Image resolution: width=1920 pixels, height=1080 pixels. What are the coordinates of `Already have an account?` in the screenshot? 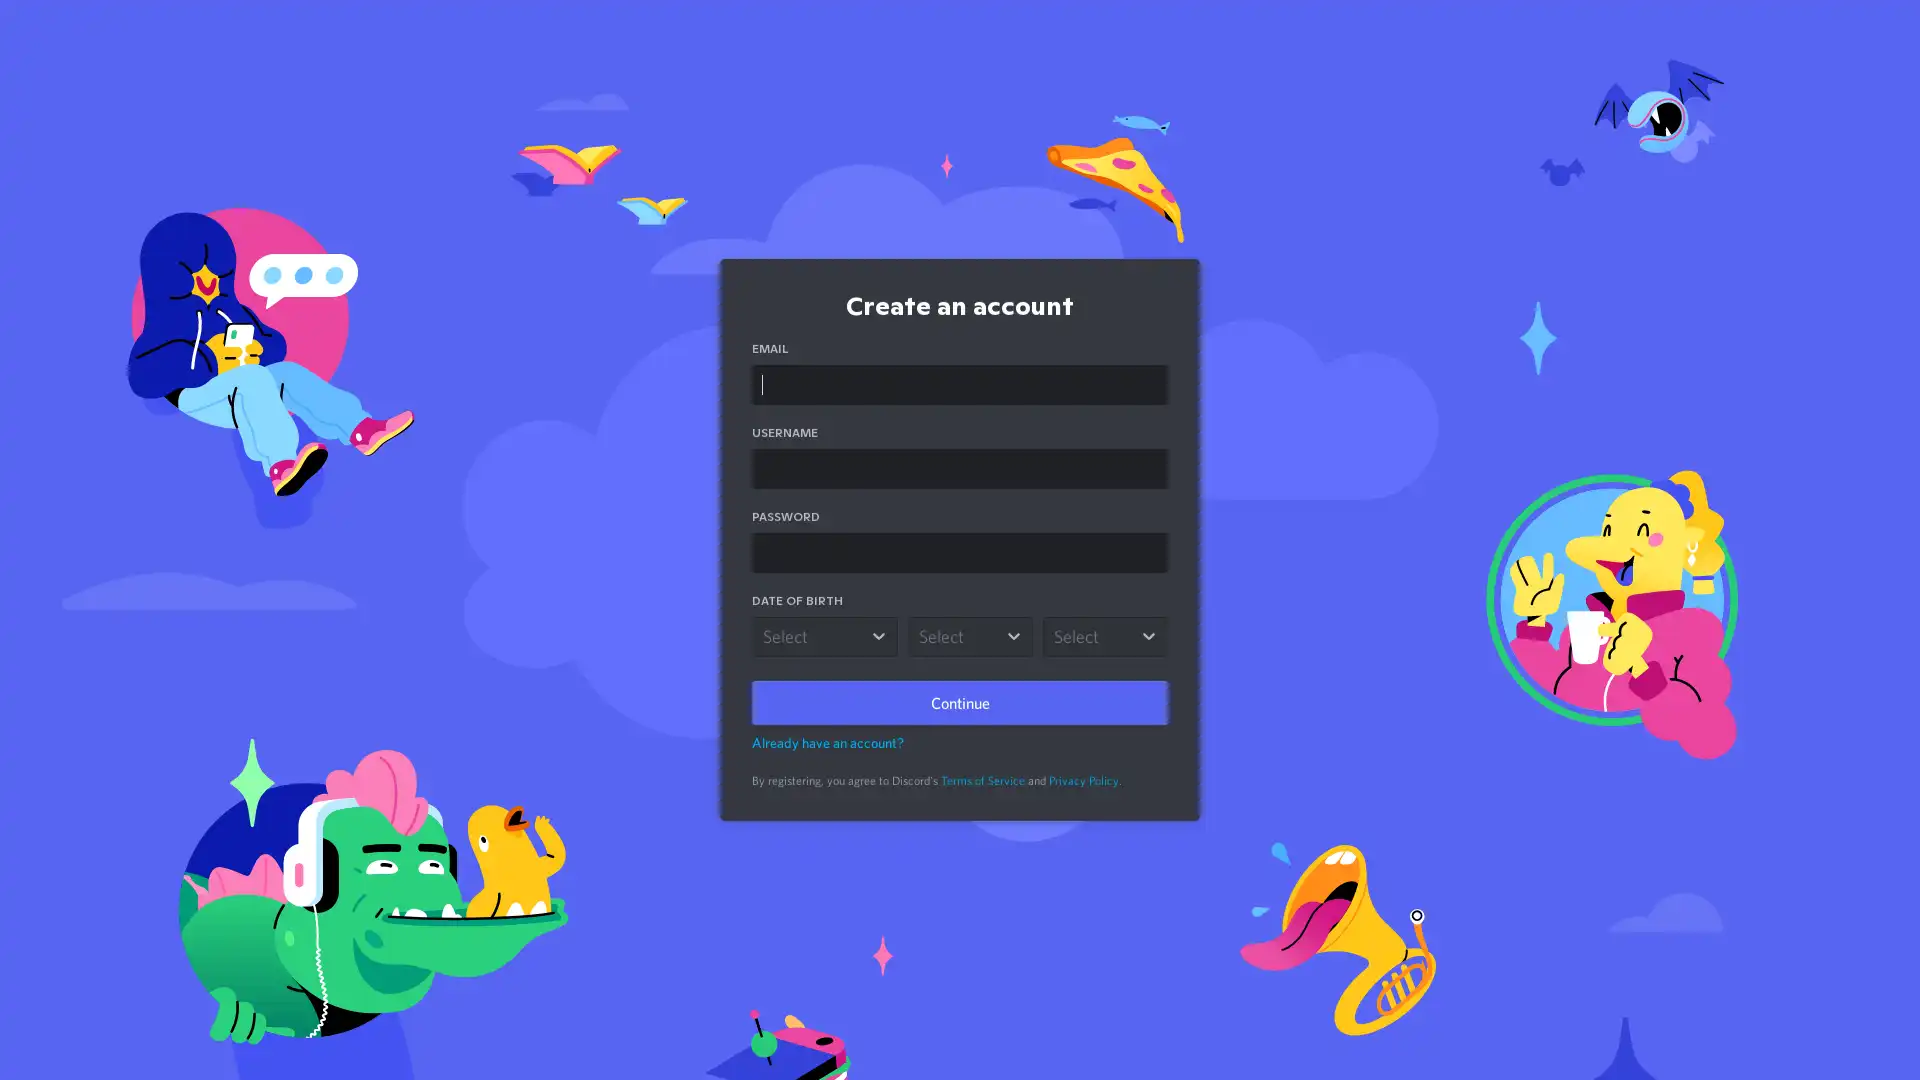 It's located at (828, 743).